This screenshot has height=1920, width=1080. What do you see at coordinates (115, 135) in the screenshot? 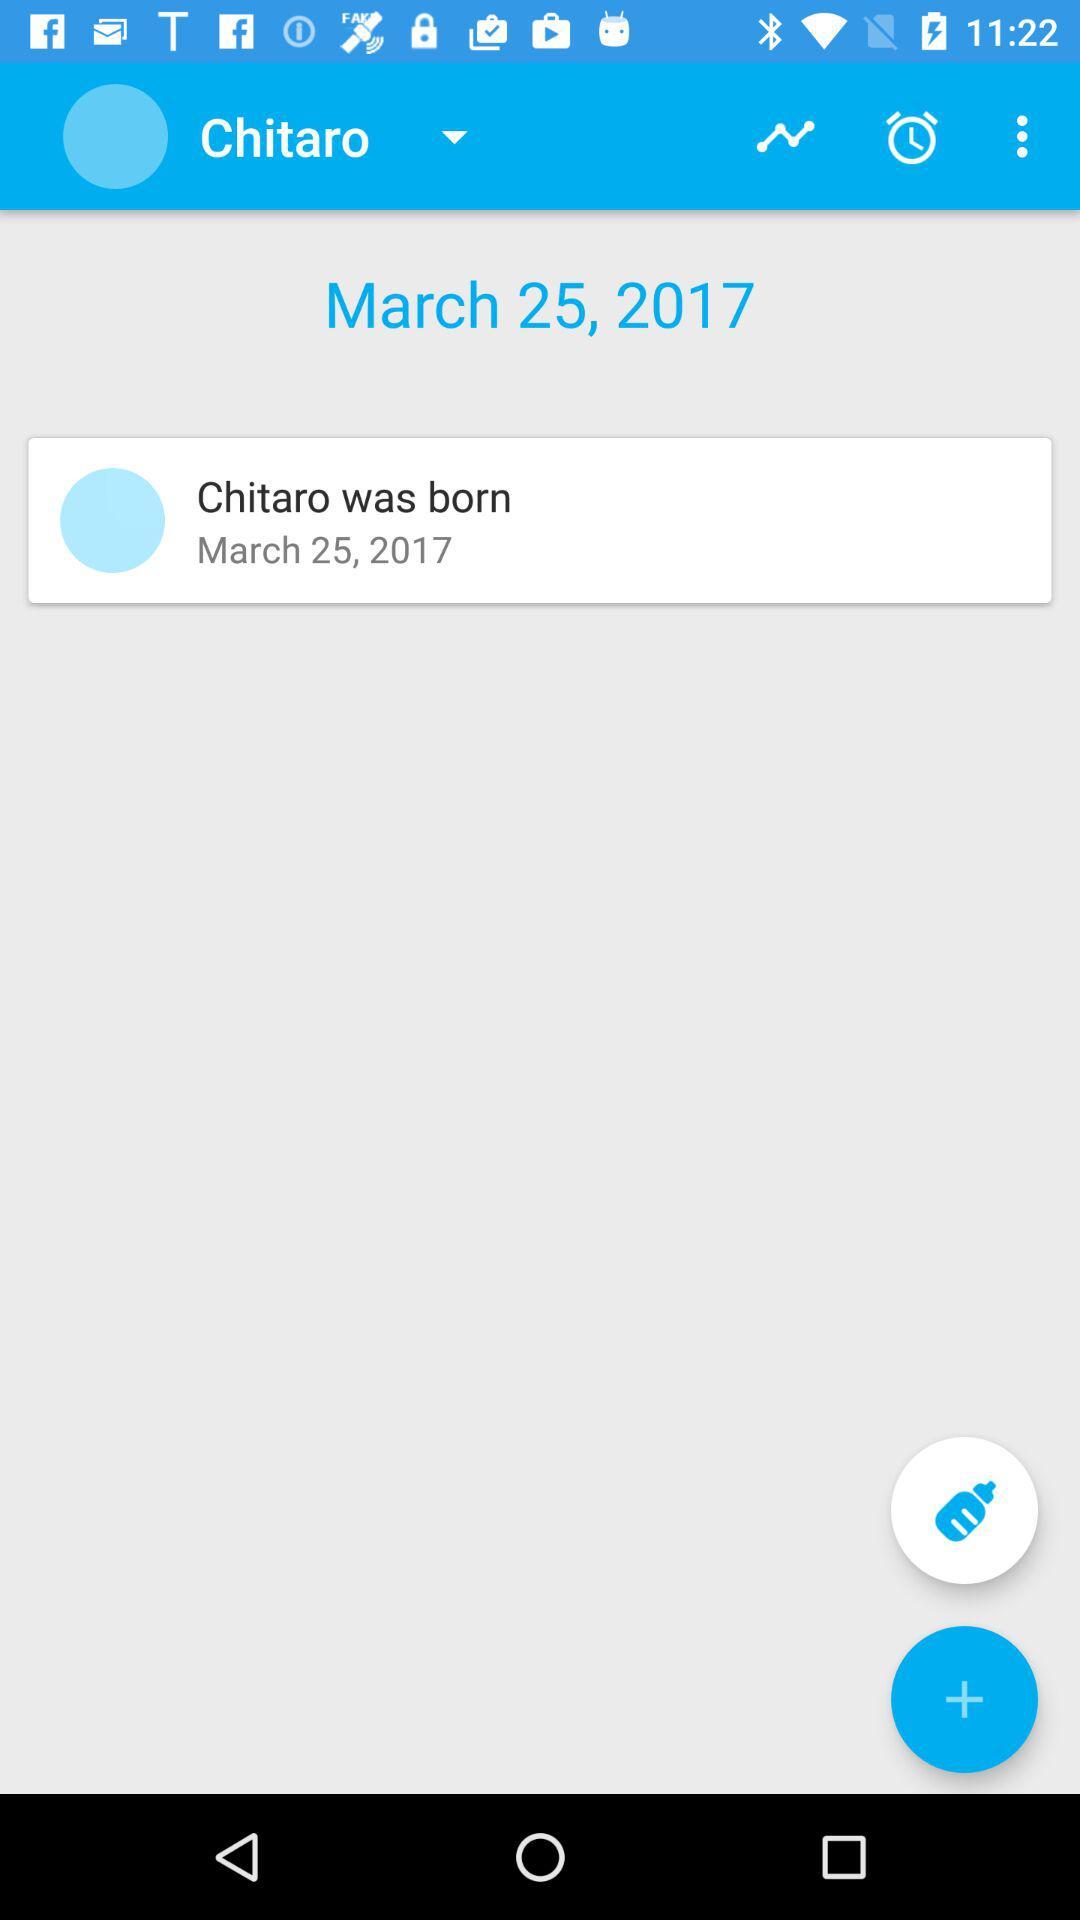
I see `icon which is left to chitaro` at bounding box center [115, 135].